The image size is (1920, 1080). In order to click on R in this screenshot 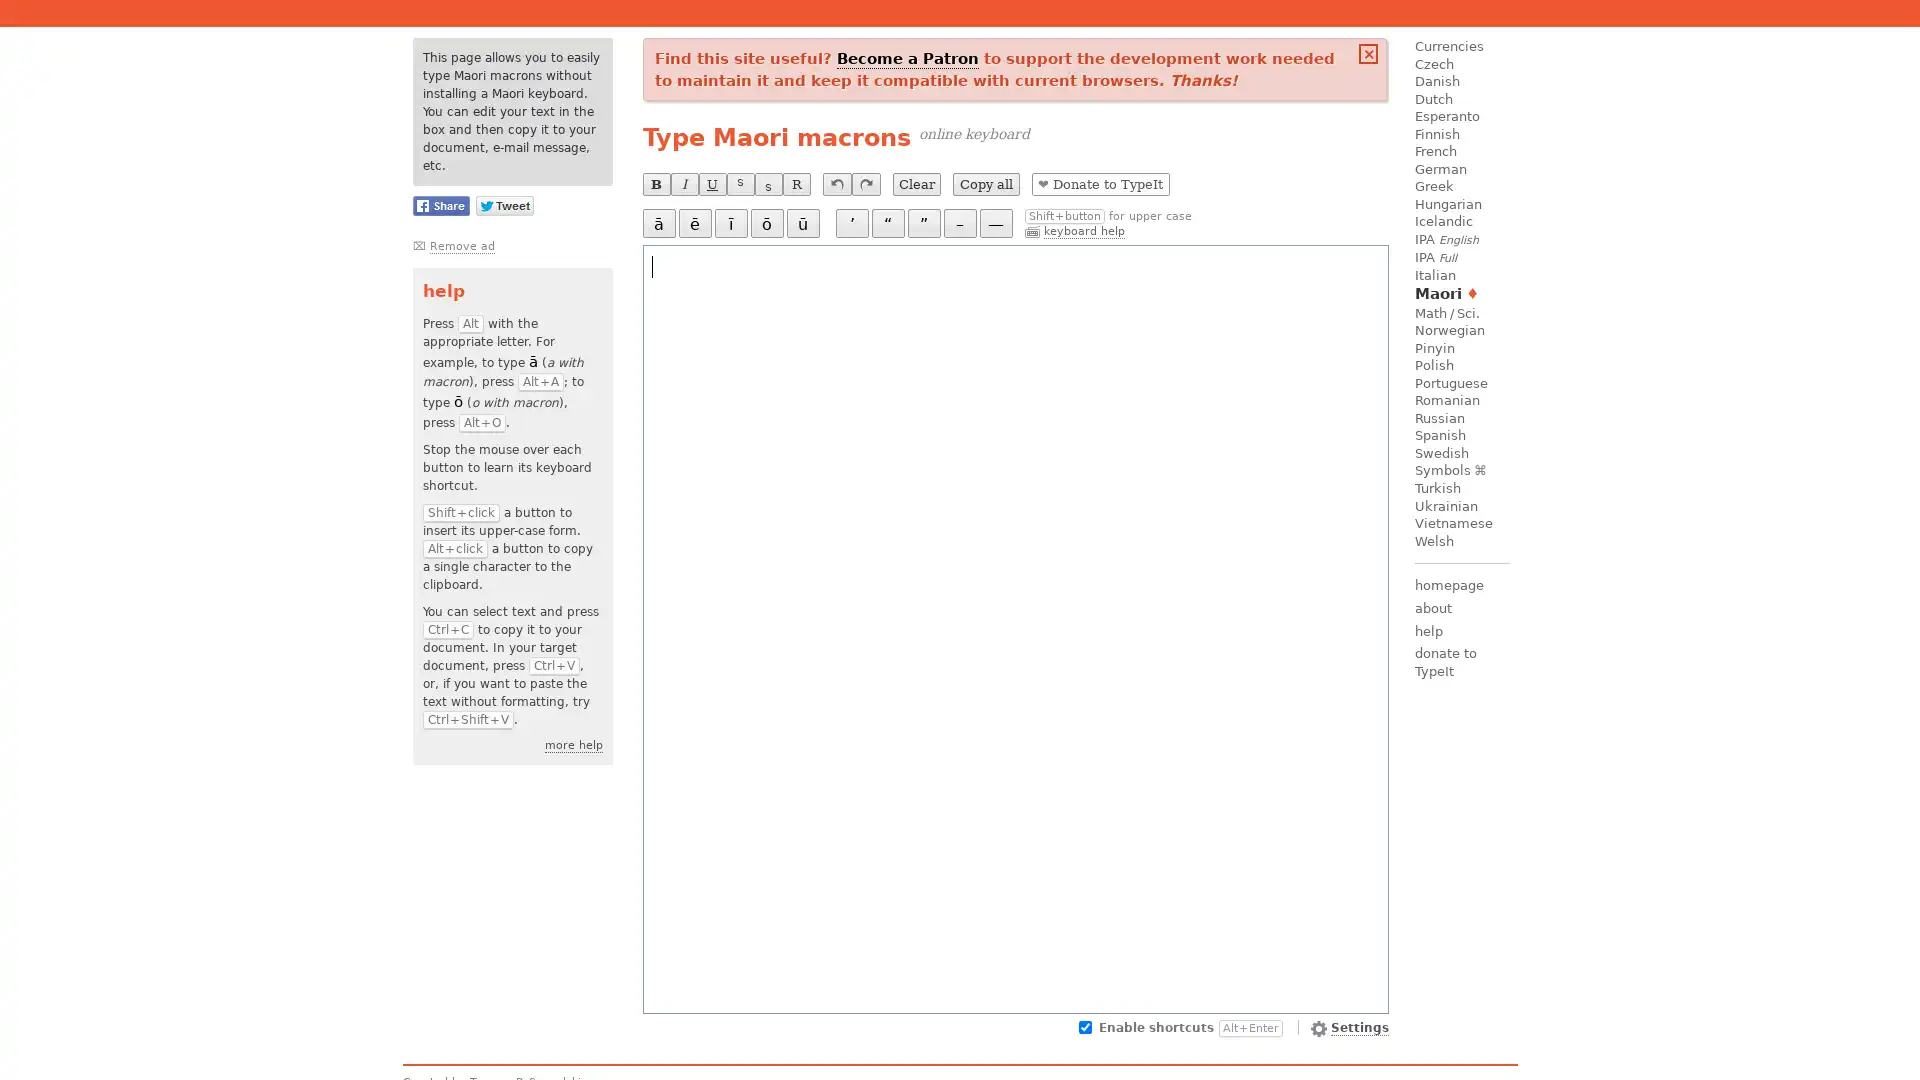, I will do `click(795, 184)`.